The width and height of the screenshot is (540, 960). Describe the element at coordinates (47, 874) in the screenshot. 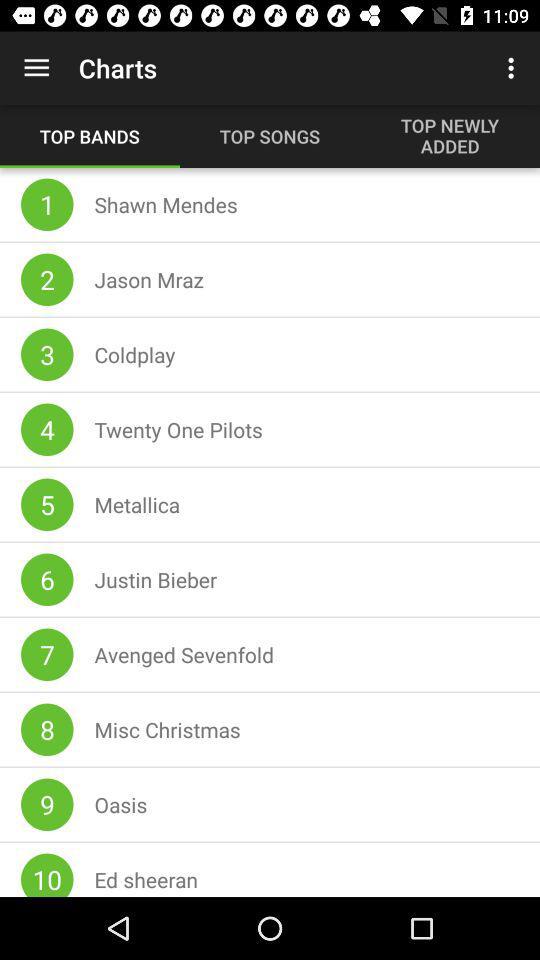

I see `icon to the left of the ed sheeran item` at that location.